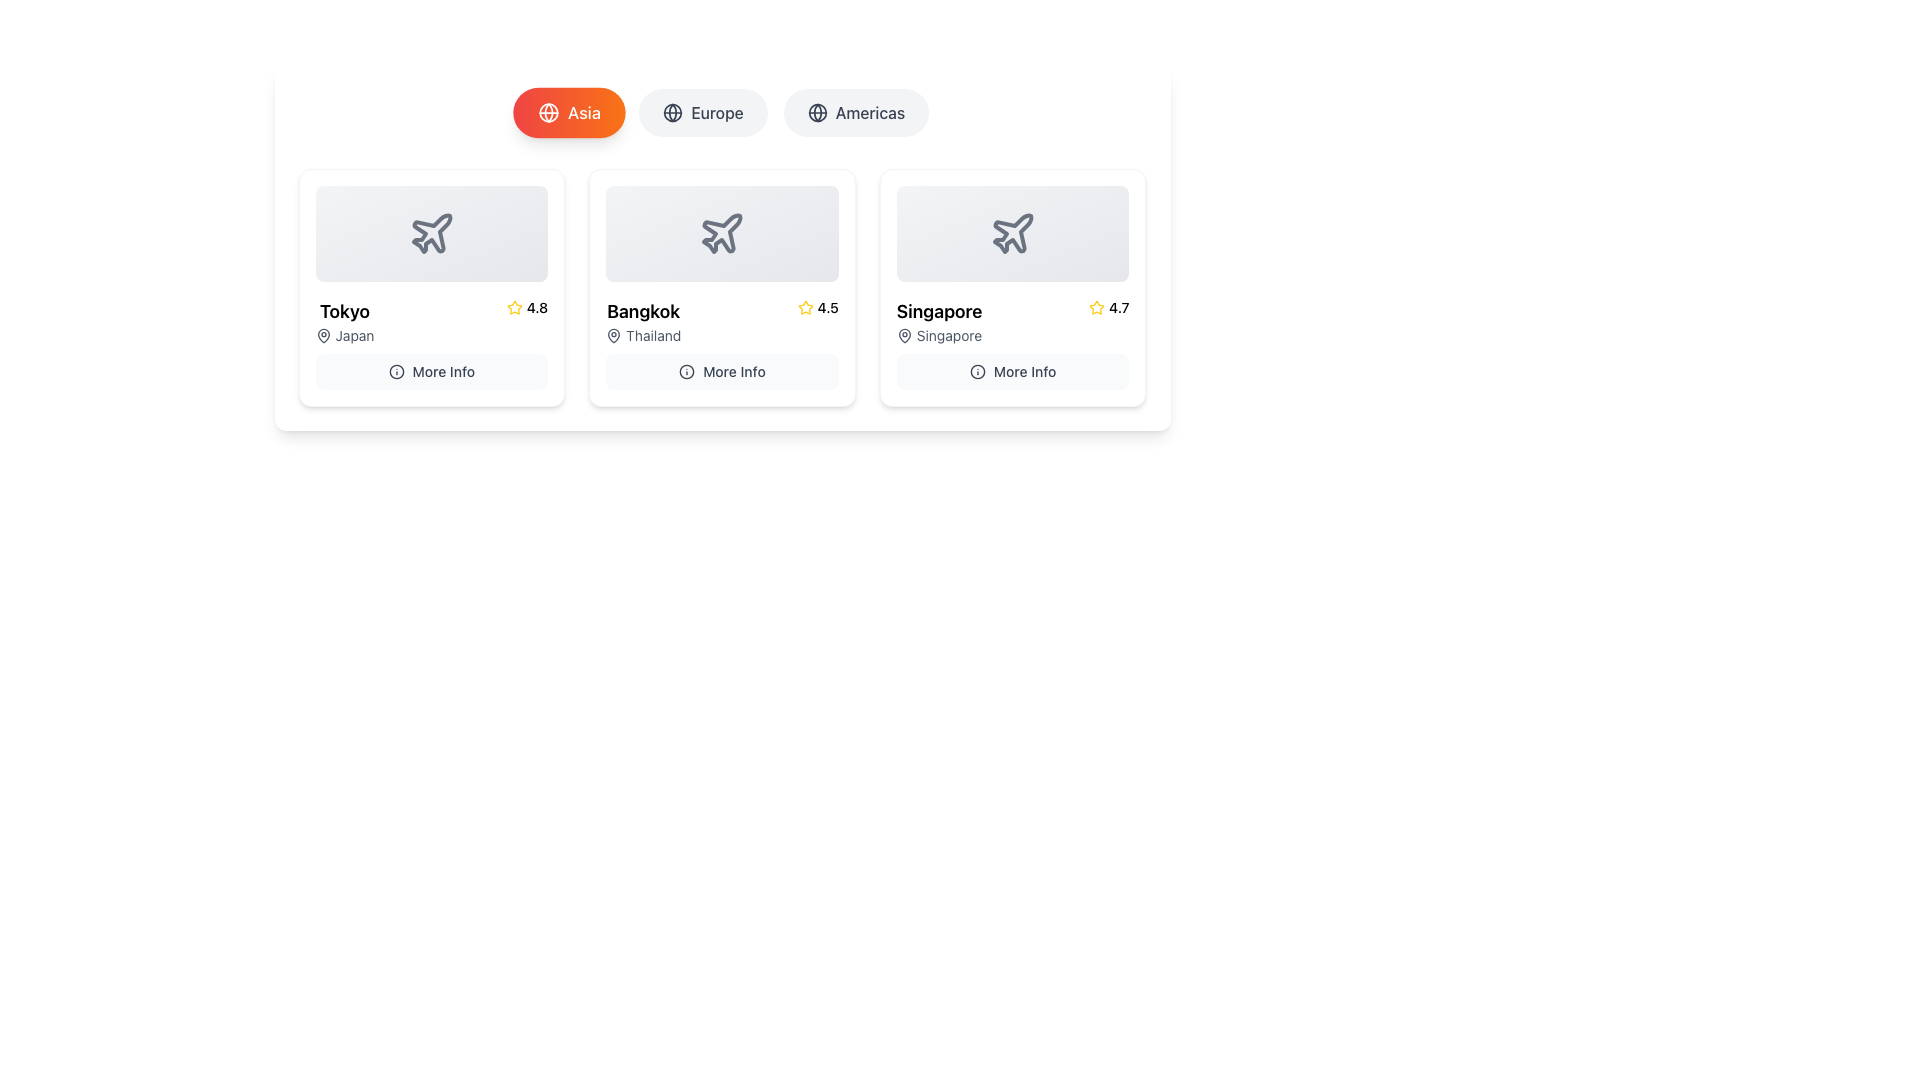  What do you see at coordinates (1025, 371) in the screenshot?
I see `text of the label located below the 'Singapore' text and adjacent to the information icon in the last card of a horizontal series of three cards` at bounding box center [1025, 371].